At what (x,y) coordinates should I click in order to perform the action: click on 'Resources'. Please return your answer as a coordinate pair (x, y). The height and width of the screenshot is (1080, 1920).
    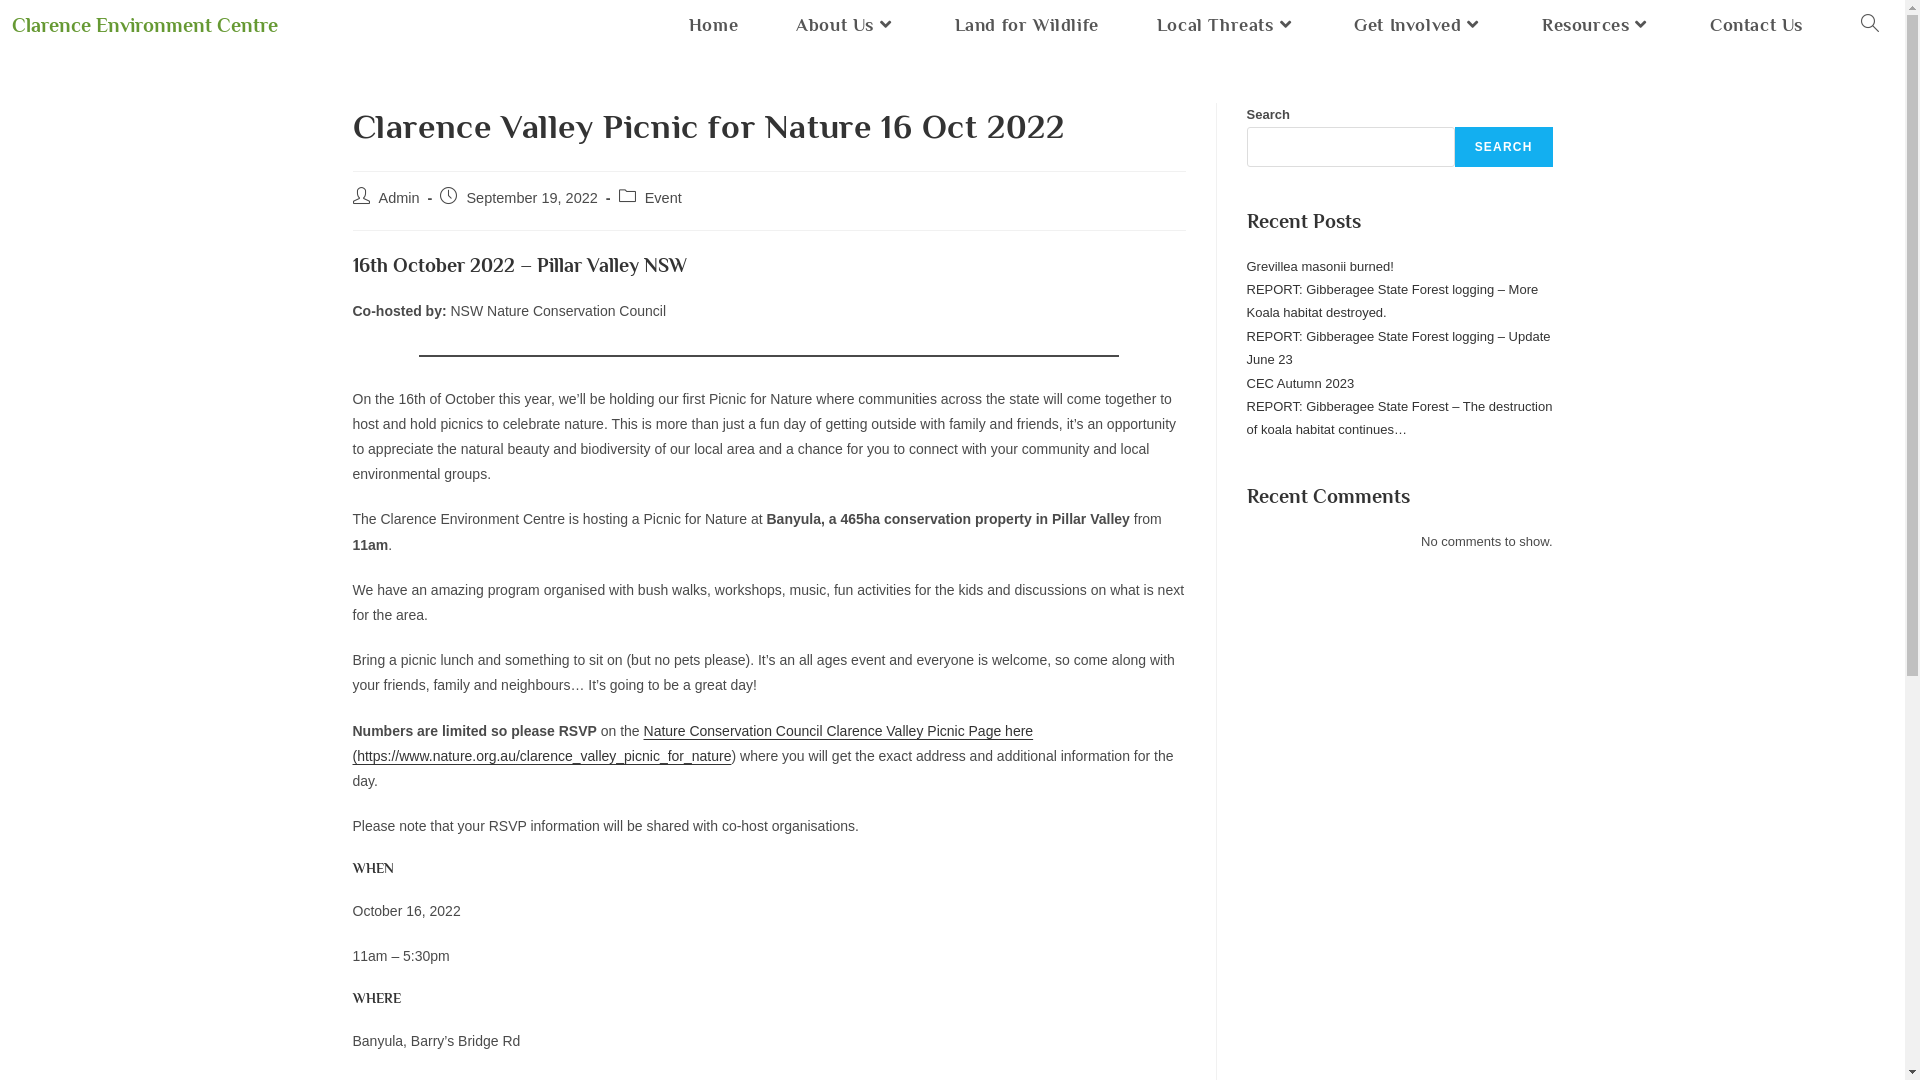
    Looking at the image, I should click on (1512, 25).